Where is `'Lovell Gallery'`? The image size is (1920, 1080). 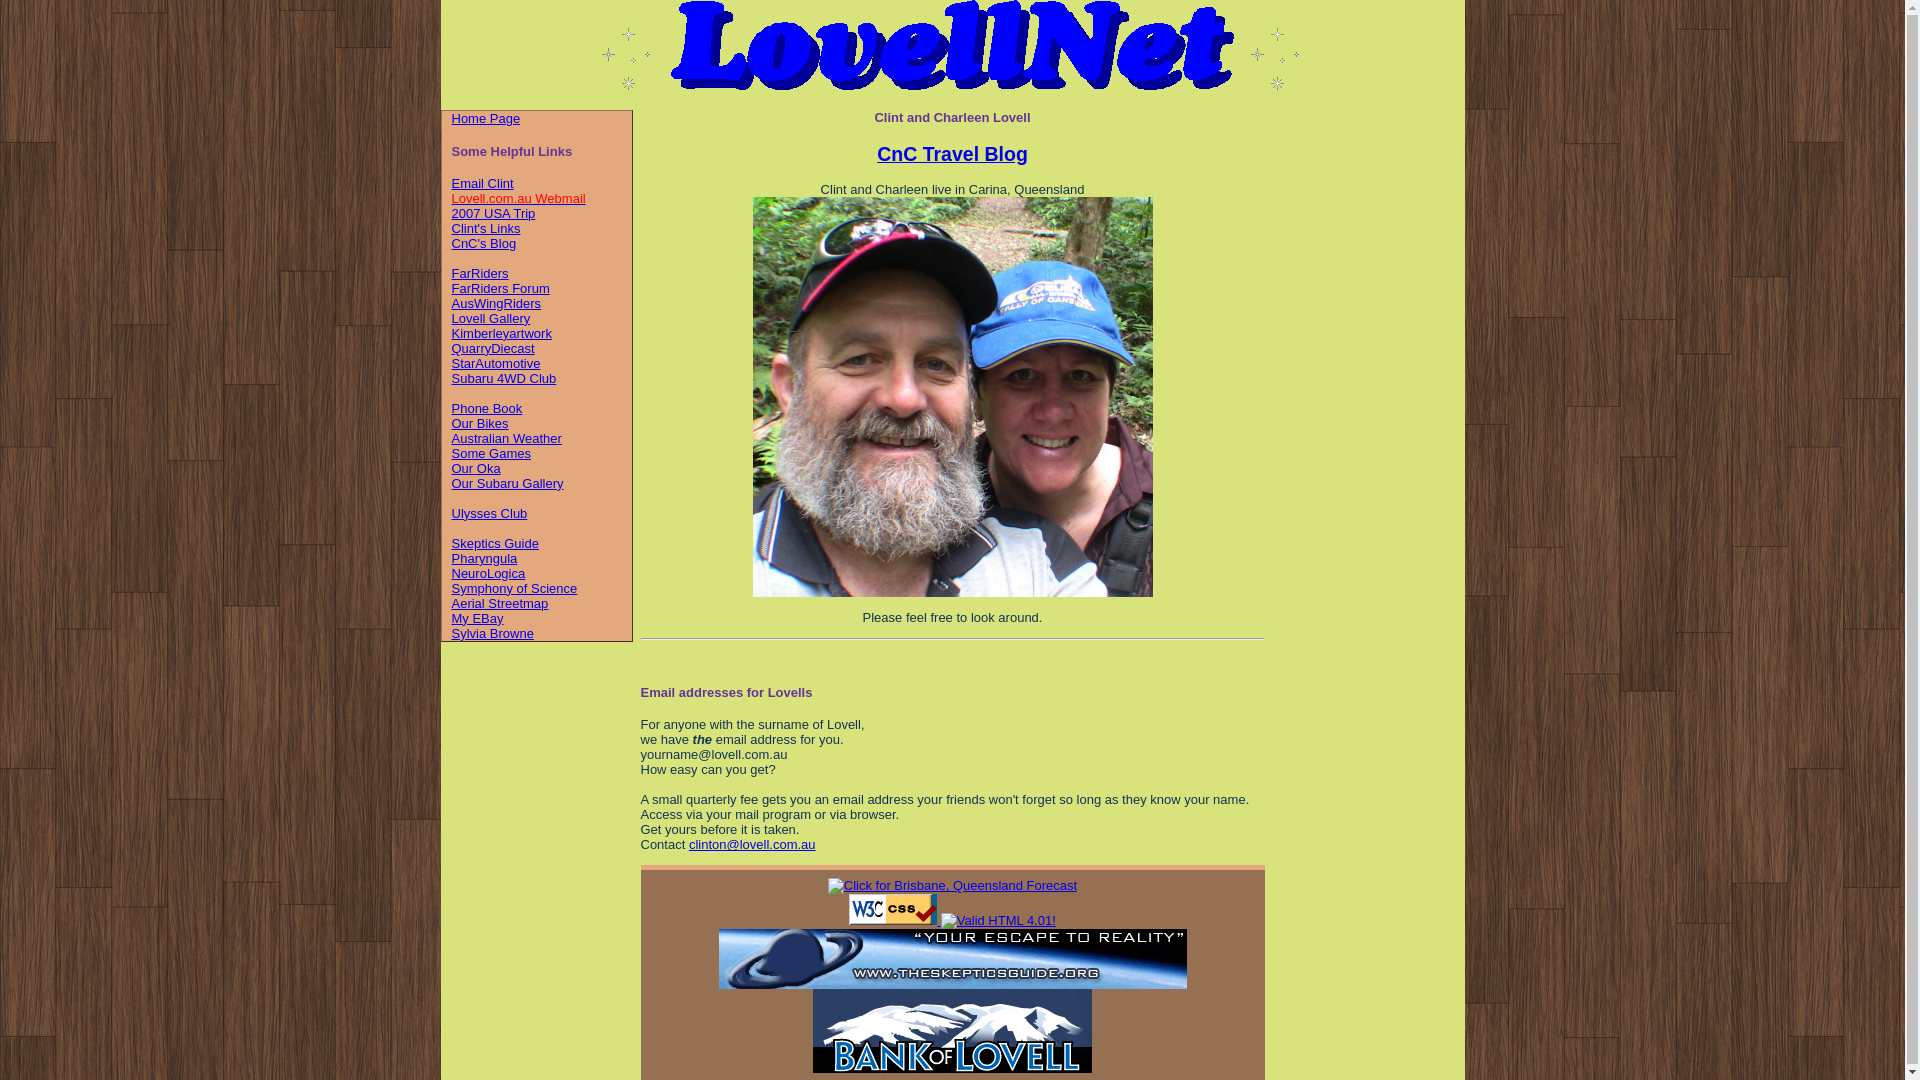
'Lovell Gallery' is located at coordinates (491, 317).